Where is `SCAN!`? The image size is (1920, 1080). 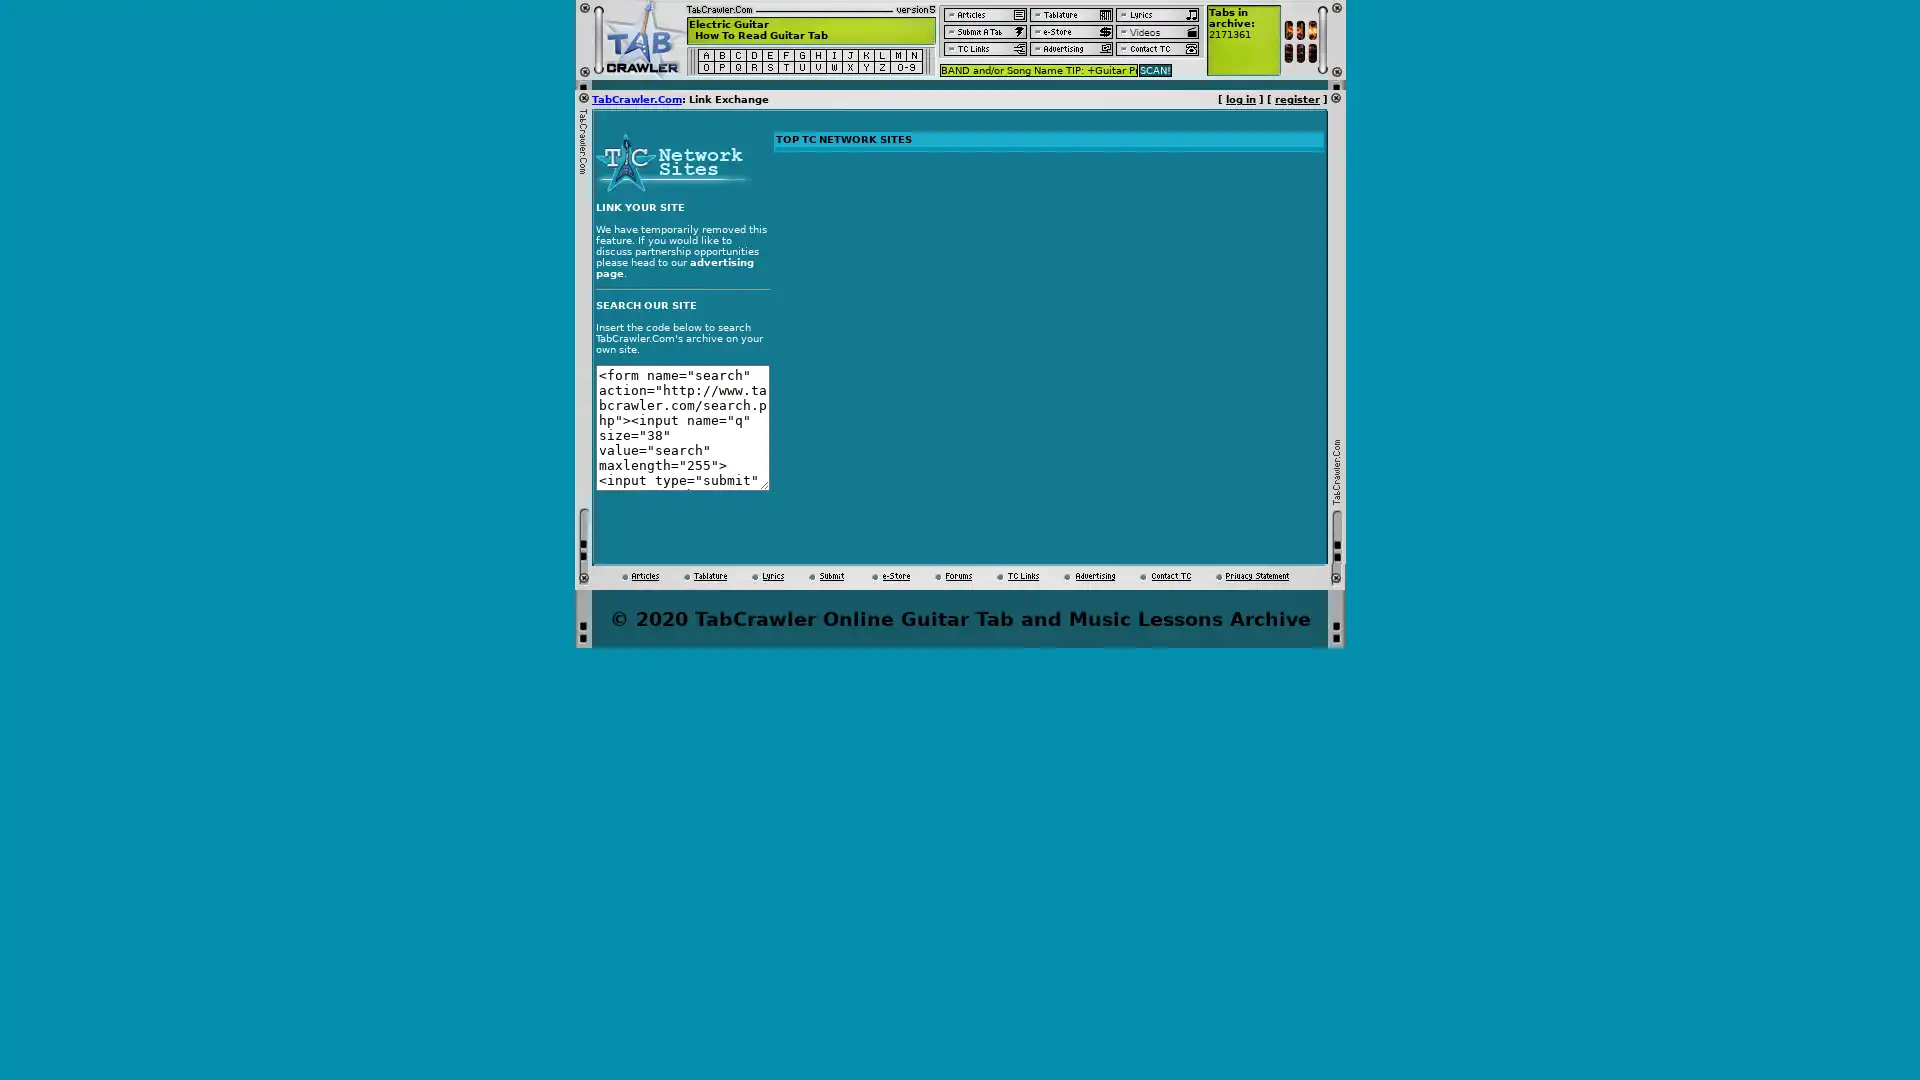
SCAN! is located at coordinates (1154, 68).